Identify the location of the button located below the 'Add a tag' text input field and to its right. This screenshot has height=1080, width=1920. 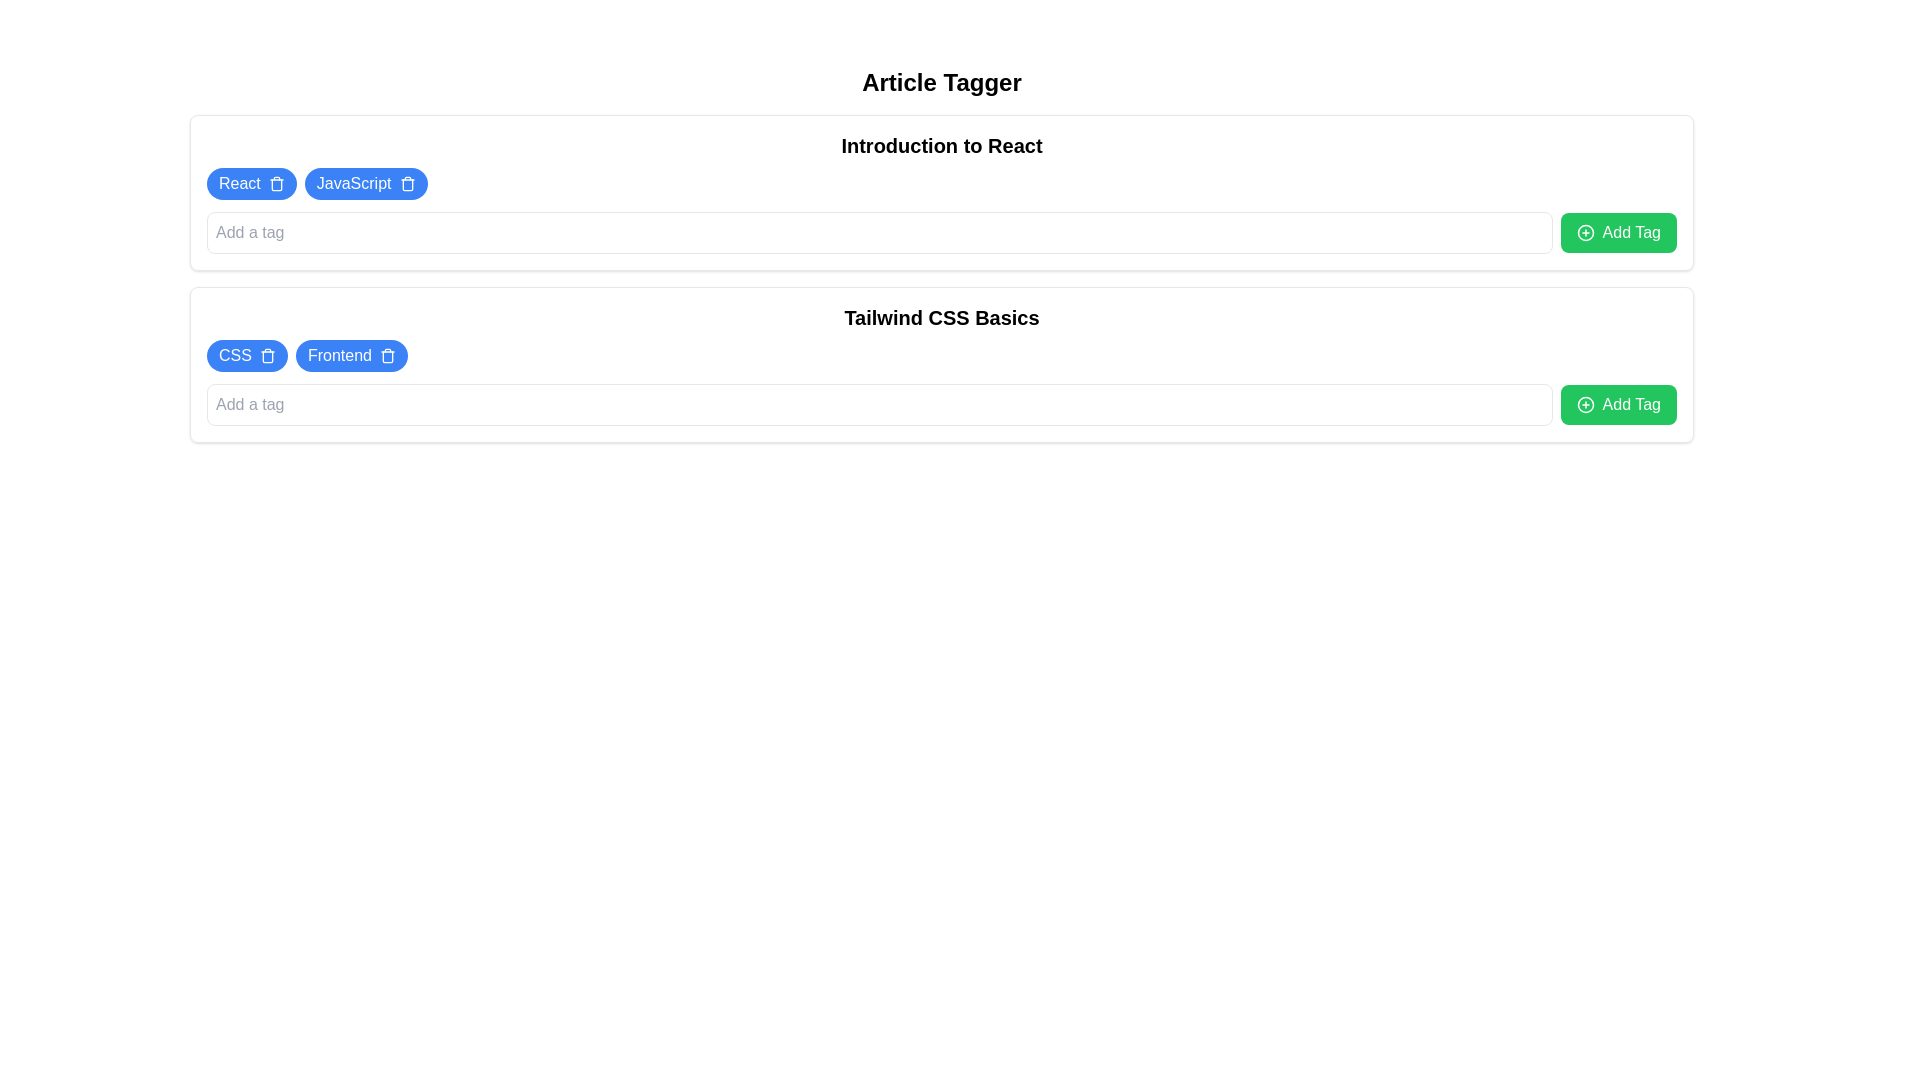
(1618, 231).